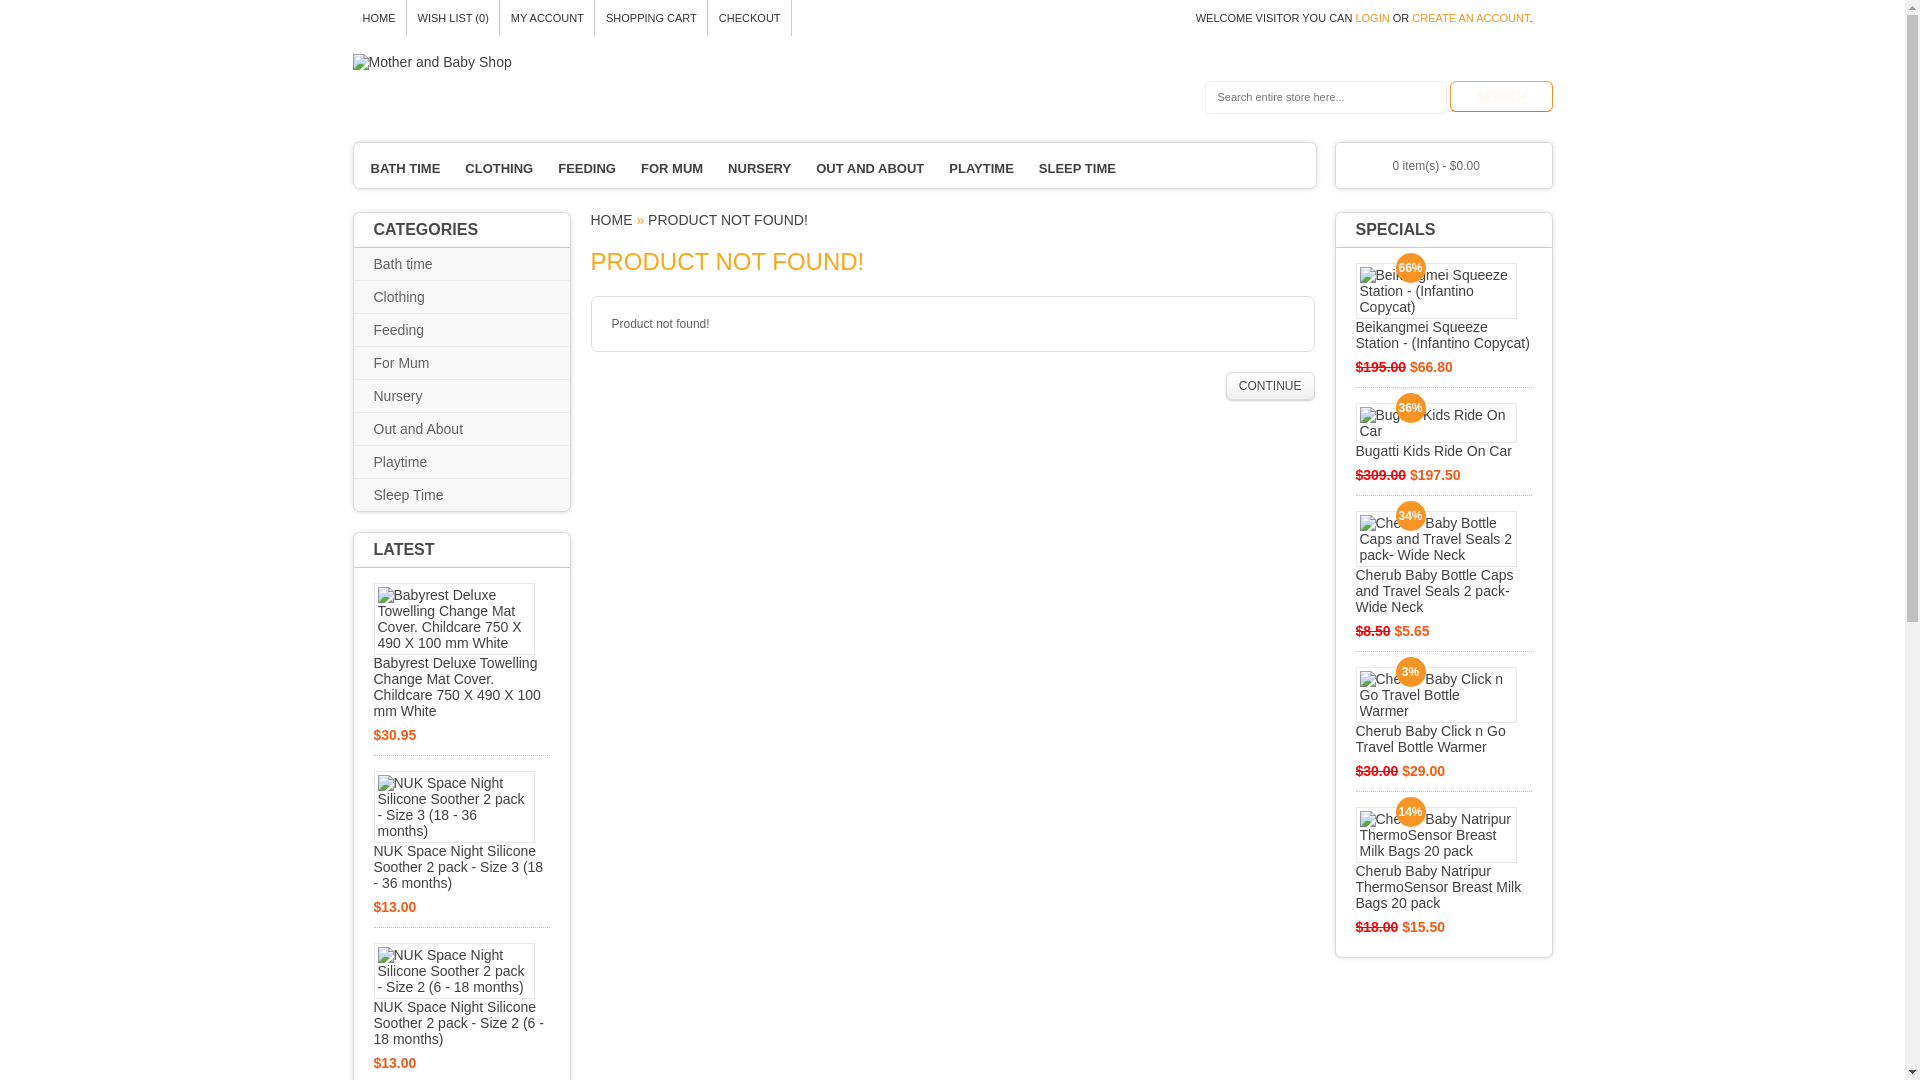 This screenshot has width=1920, height=1080. I want to click on 'SLEEP TIME', so click(1028, 168).